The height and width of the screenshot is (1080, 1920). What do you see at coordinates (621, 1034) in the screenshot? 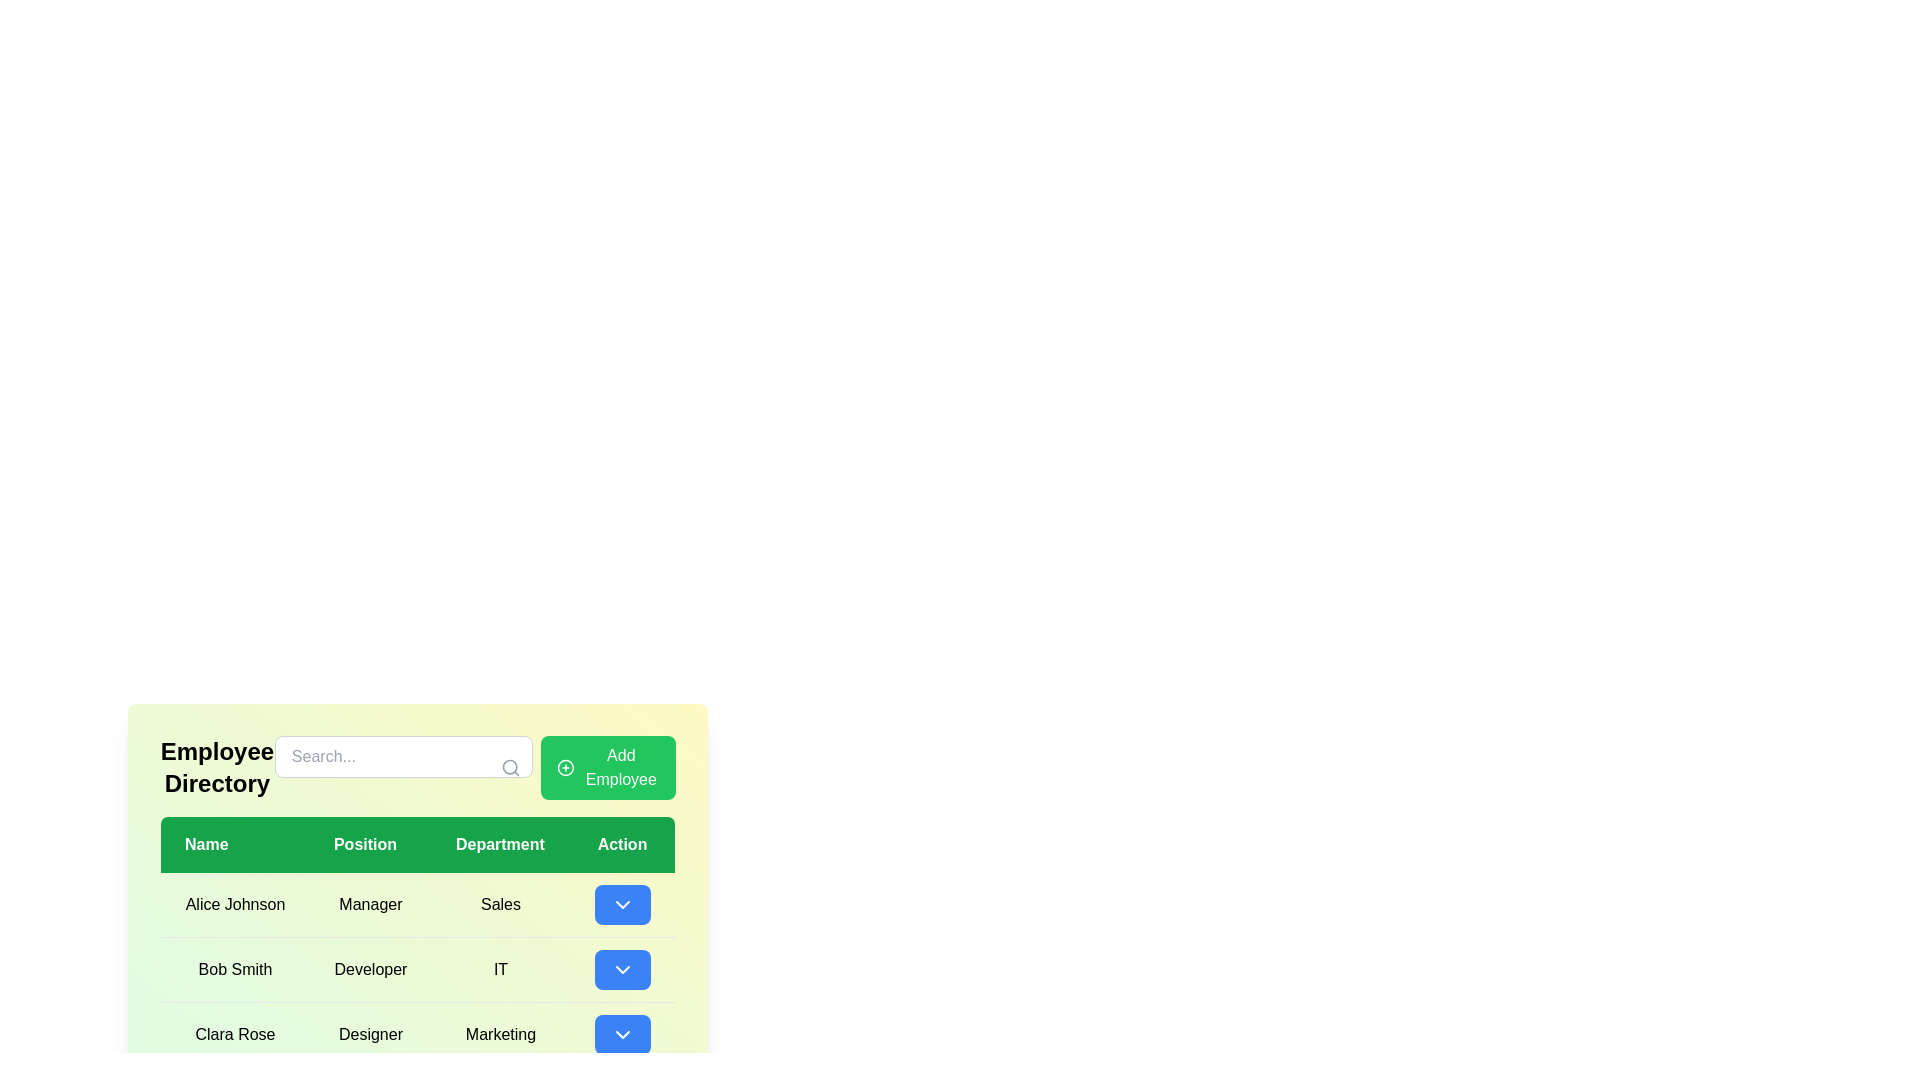
I see `the downward-facing chevron icon, which is part of a button with a bright blue background located in the third row of the action column` at bounding box center [621, 1034].